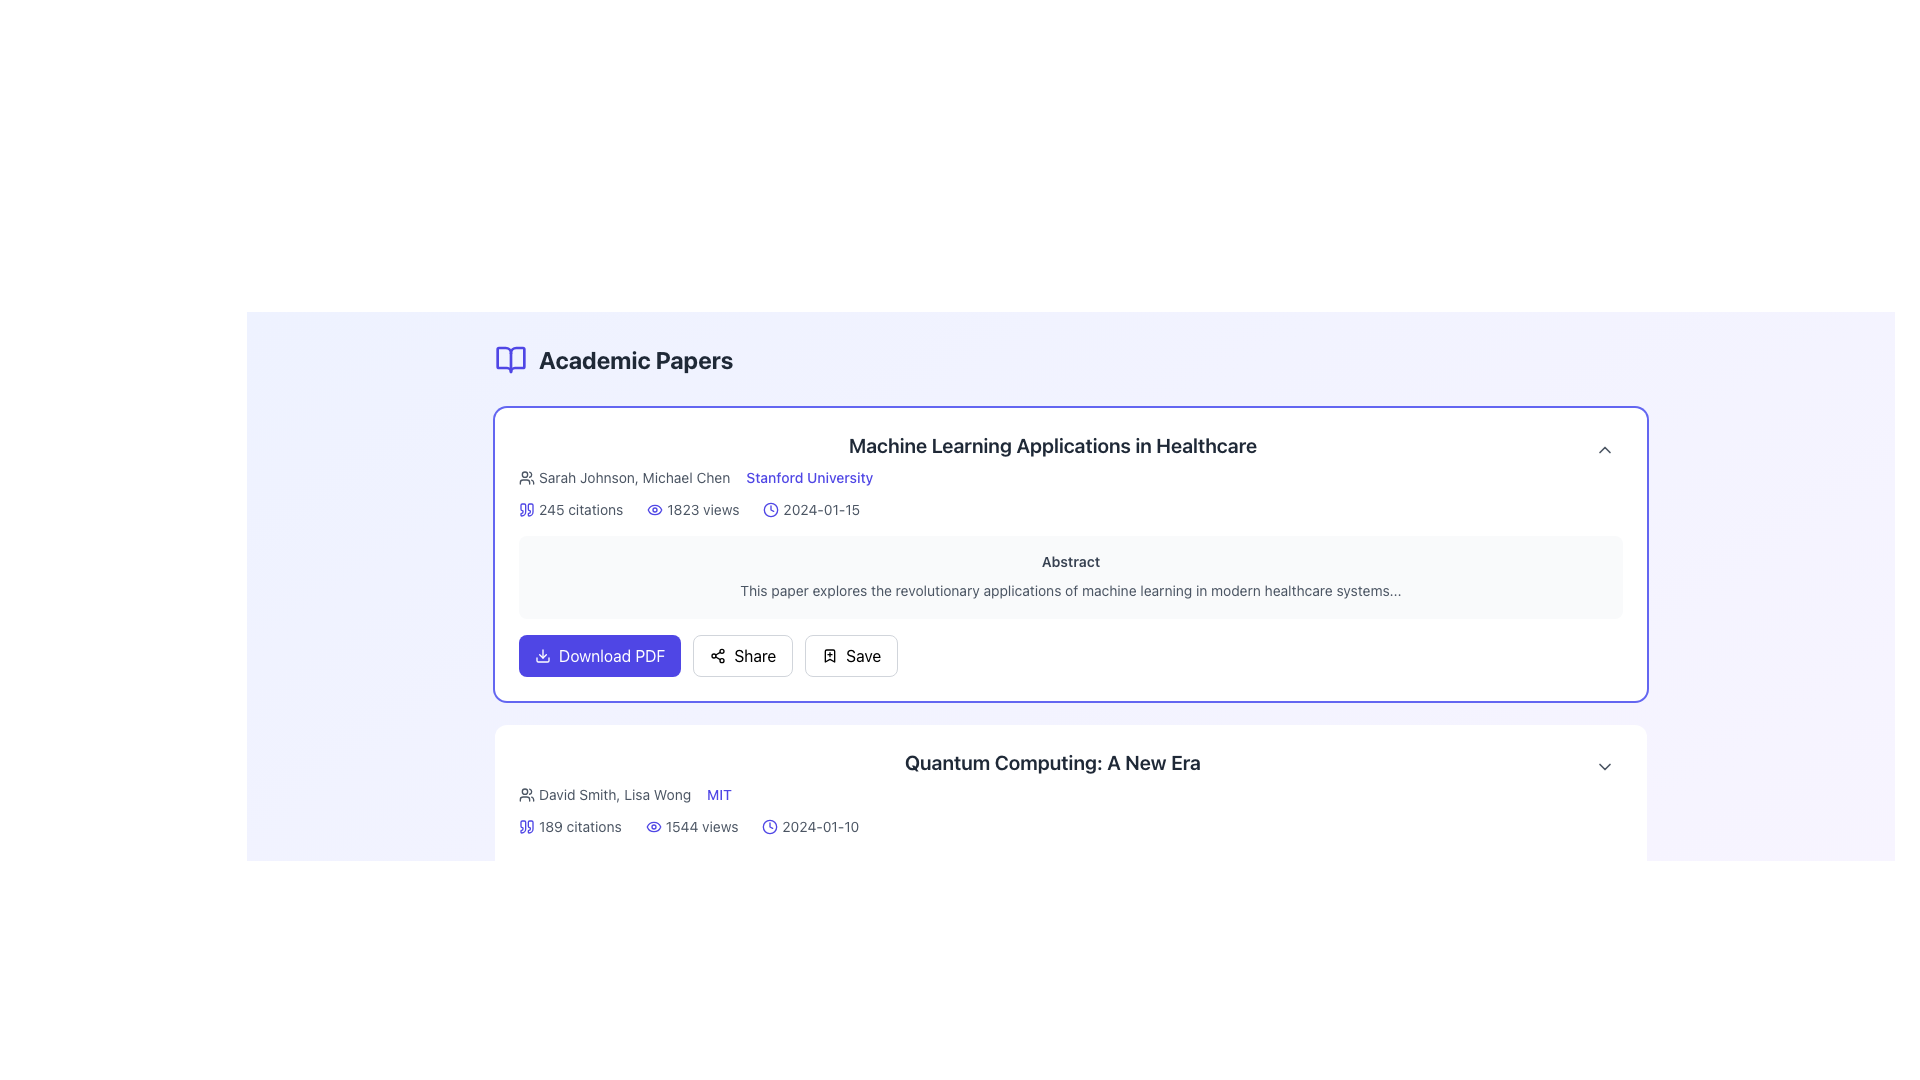 This screenshot has width=1920, height=1080. I want to click on the text label displaying the date associated with the paper, located in the first paper card after '245 citations' and '1823 views', so click(811, 508).